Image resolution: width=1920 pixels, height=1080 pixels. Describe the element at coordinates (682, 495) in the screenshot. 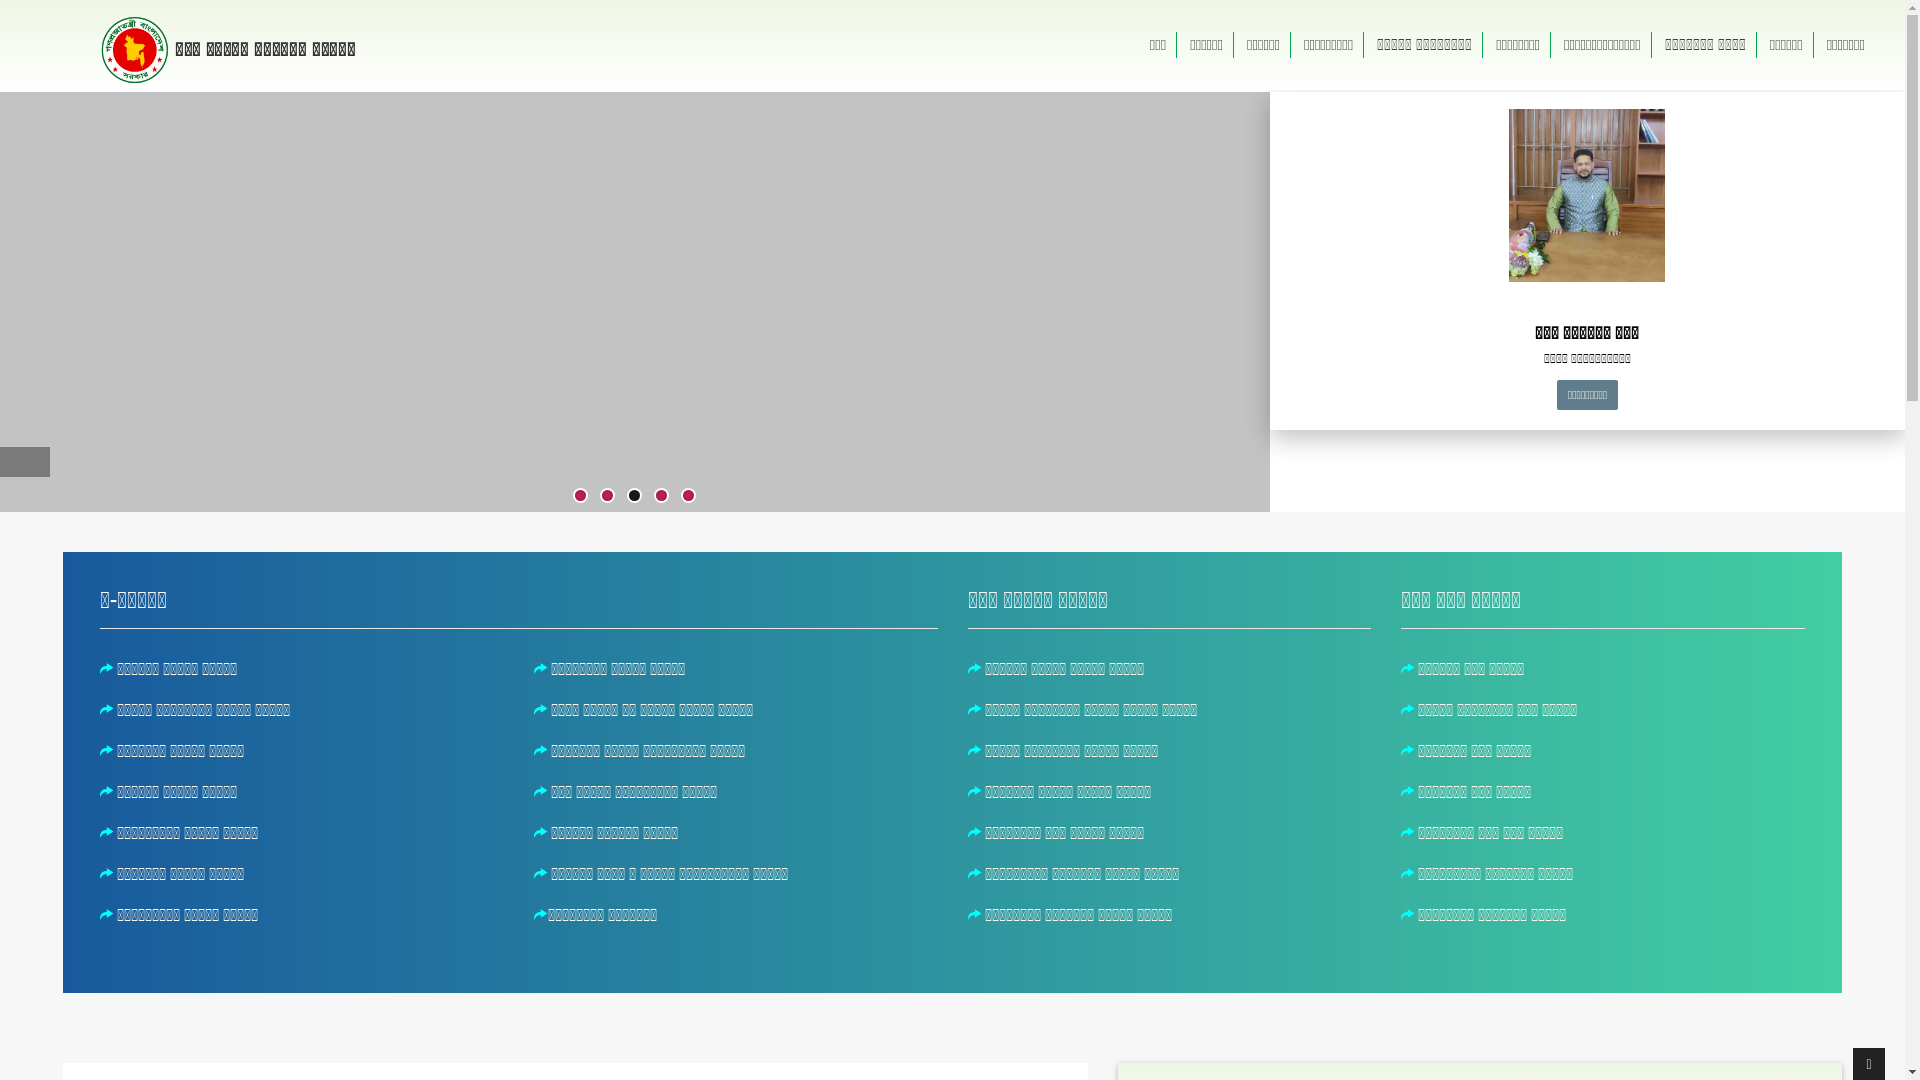

I see `'5'` at that location.